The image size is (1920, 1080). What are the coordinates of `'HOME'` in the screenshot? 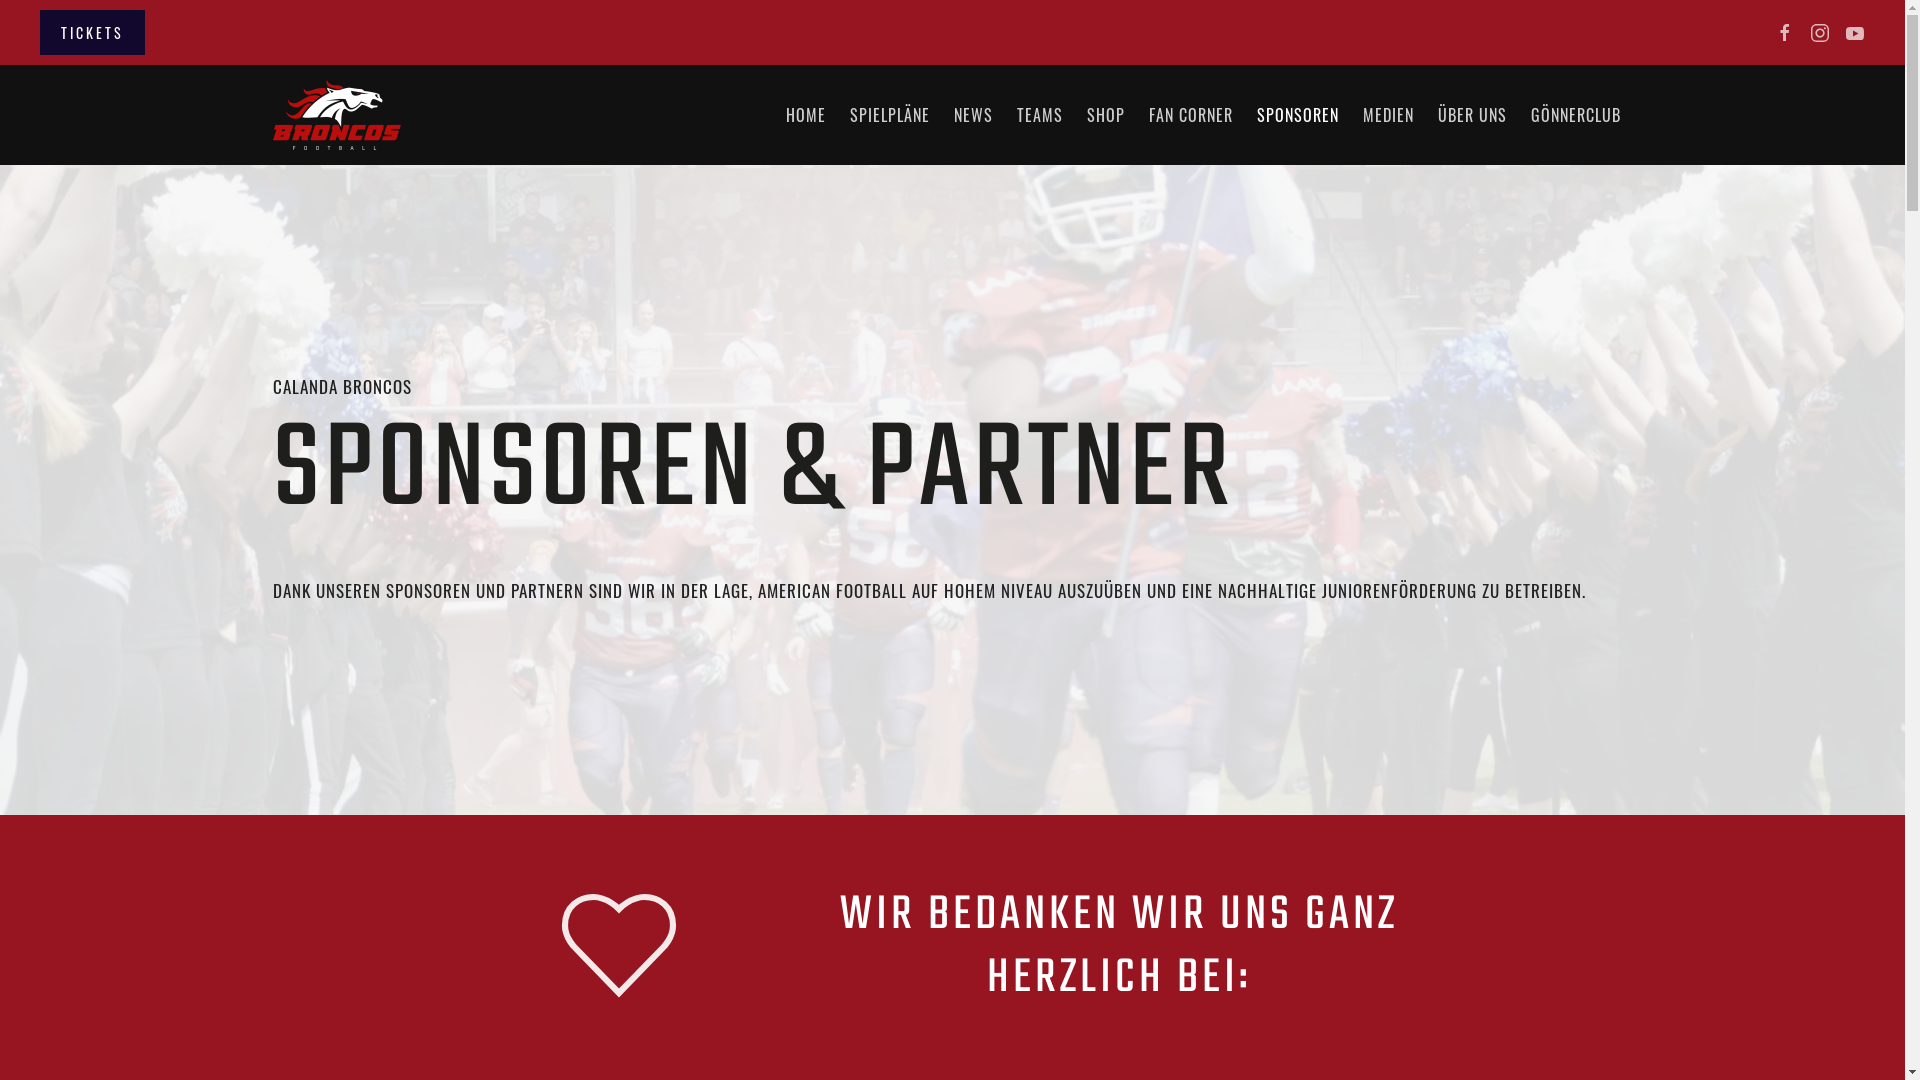 It's located at (772, 115).